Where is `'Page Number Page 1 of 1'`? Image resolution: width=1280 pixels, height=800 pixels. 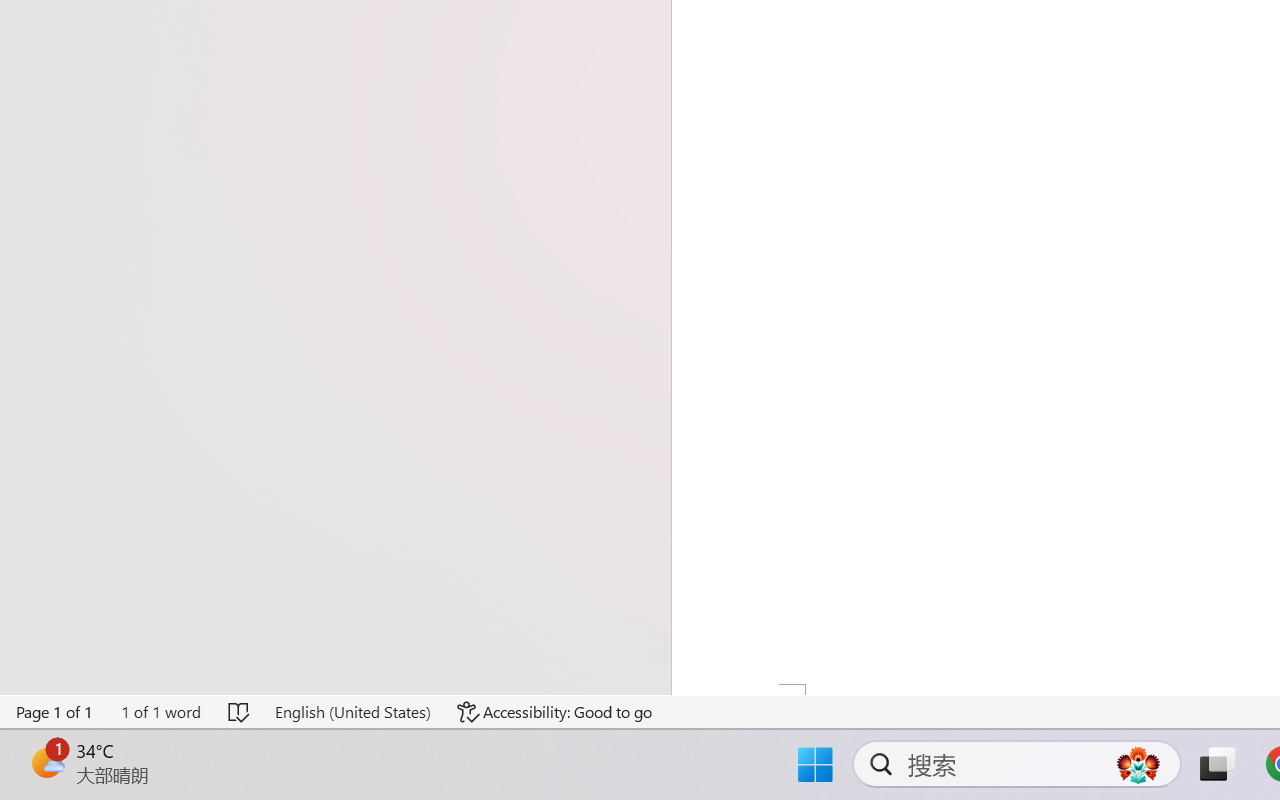
'Page Number Page 1 of 1' is located at coordinates (55, 711).